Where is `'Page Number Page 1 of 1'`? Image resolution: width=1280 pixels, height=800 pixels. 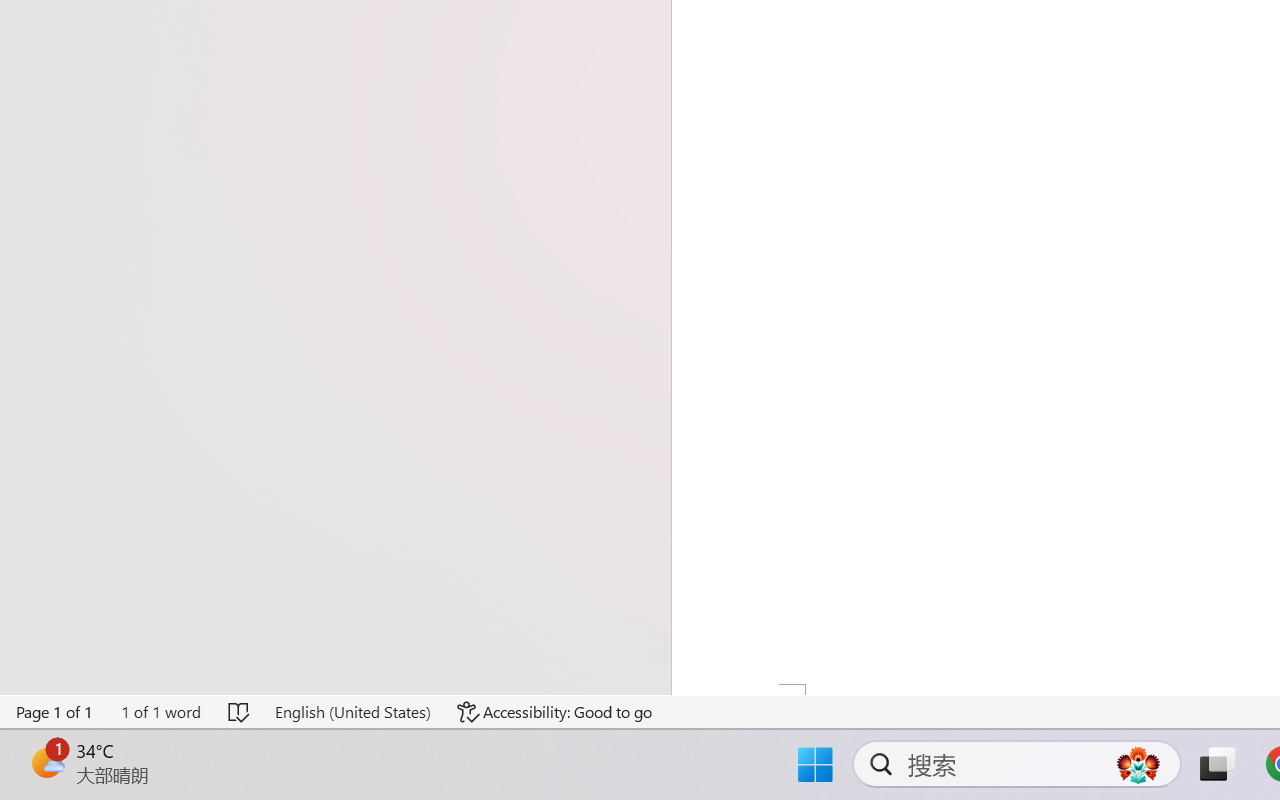
'Page Number Page 1 of 1' is located at coordinates (55, 711).